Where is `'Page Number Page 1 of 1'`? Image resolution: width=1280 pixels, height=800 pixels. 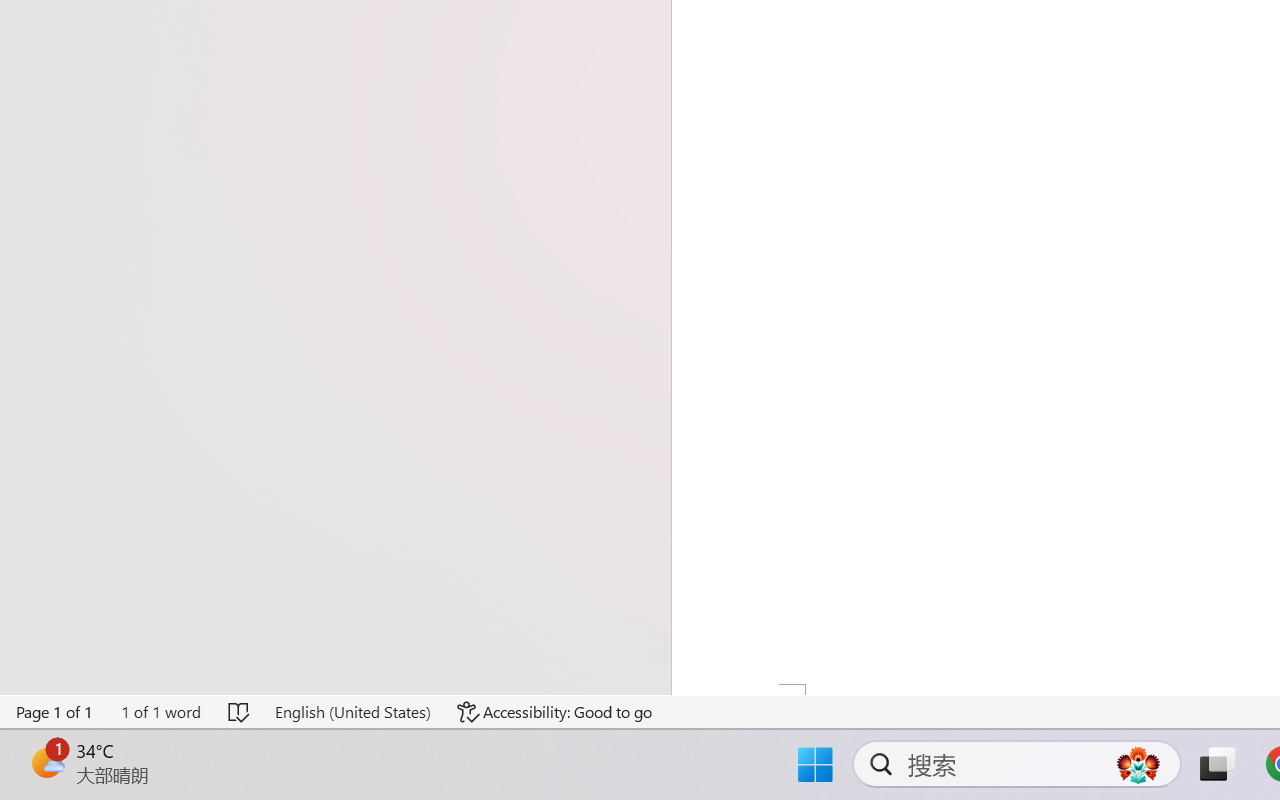
'Page Number Page 1 of 1' is located at coordinates (55, 711).